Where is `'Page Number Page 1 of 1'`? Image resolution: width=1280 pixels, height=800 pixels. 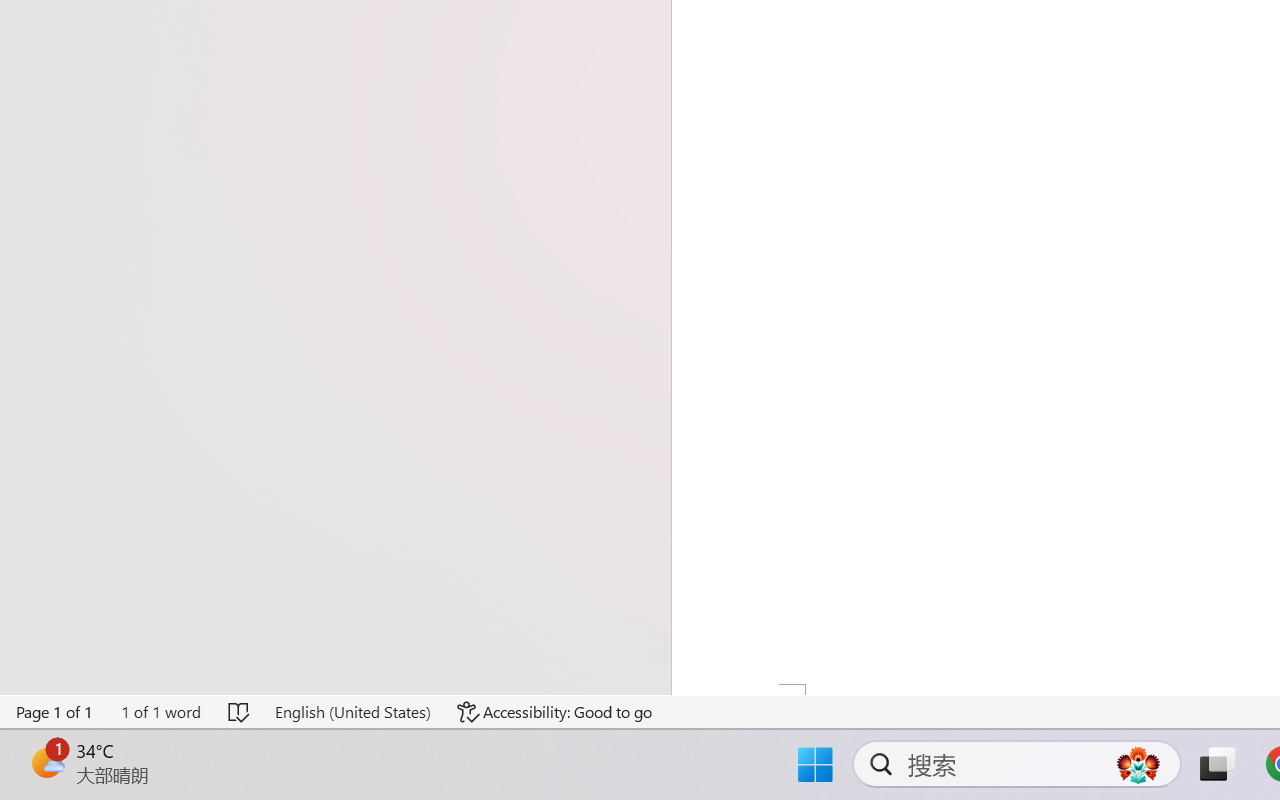
'Page Number Page 1 of 1' is located at coordinates (55, 711).